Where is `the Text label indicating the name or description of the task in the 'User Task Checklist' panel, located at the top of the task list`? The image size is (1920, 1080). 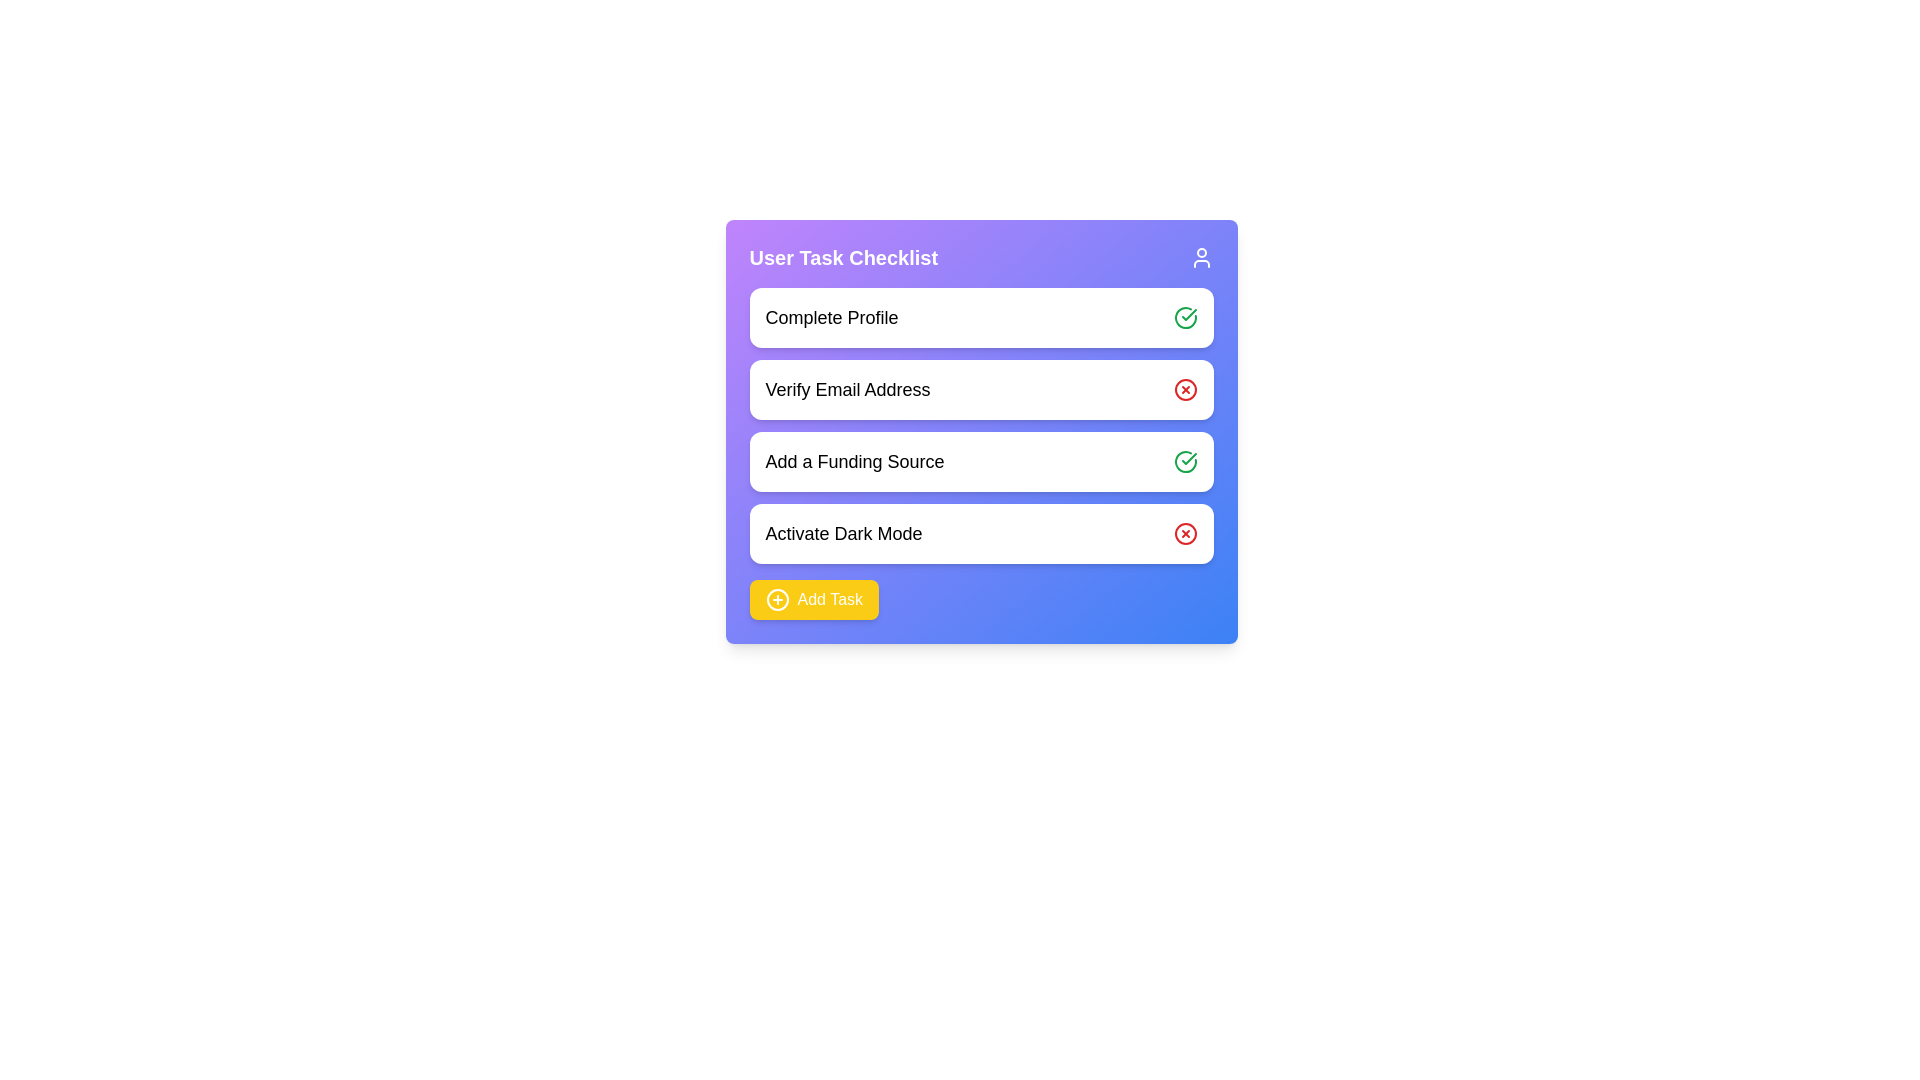 the Text label indicating the name or description of the task in the 'User Task Checklist' panel, located at the top of the task list is located at coordinates (831, 316).